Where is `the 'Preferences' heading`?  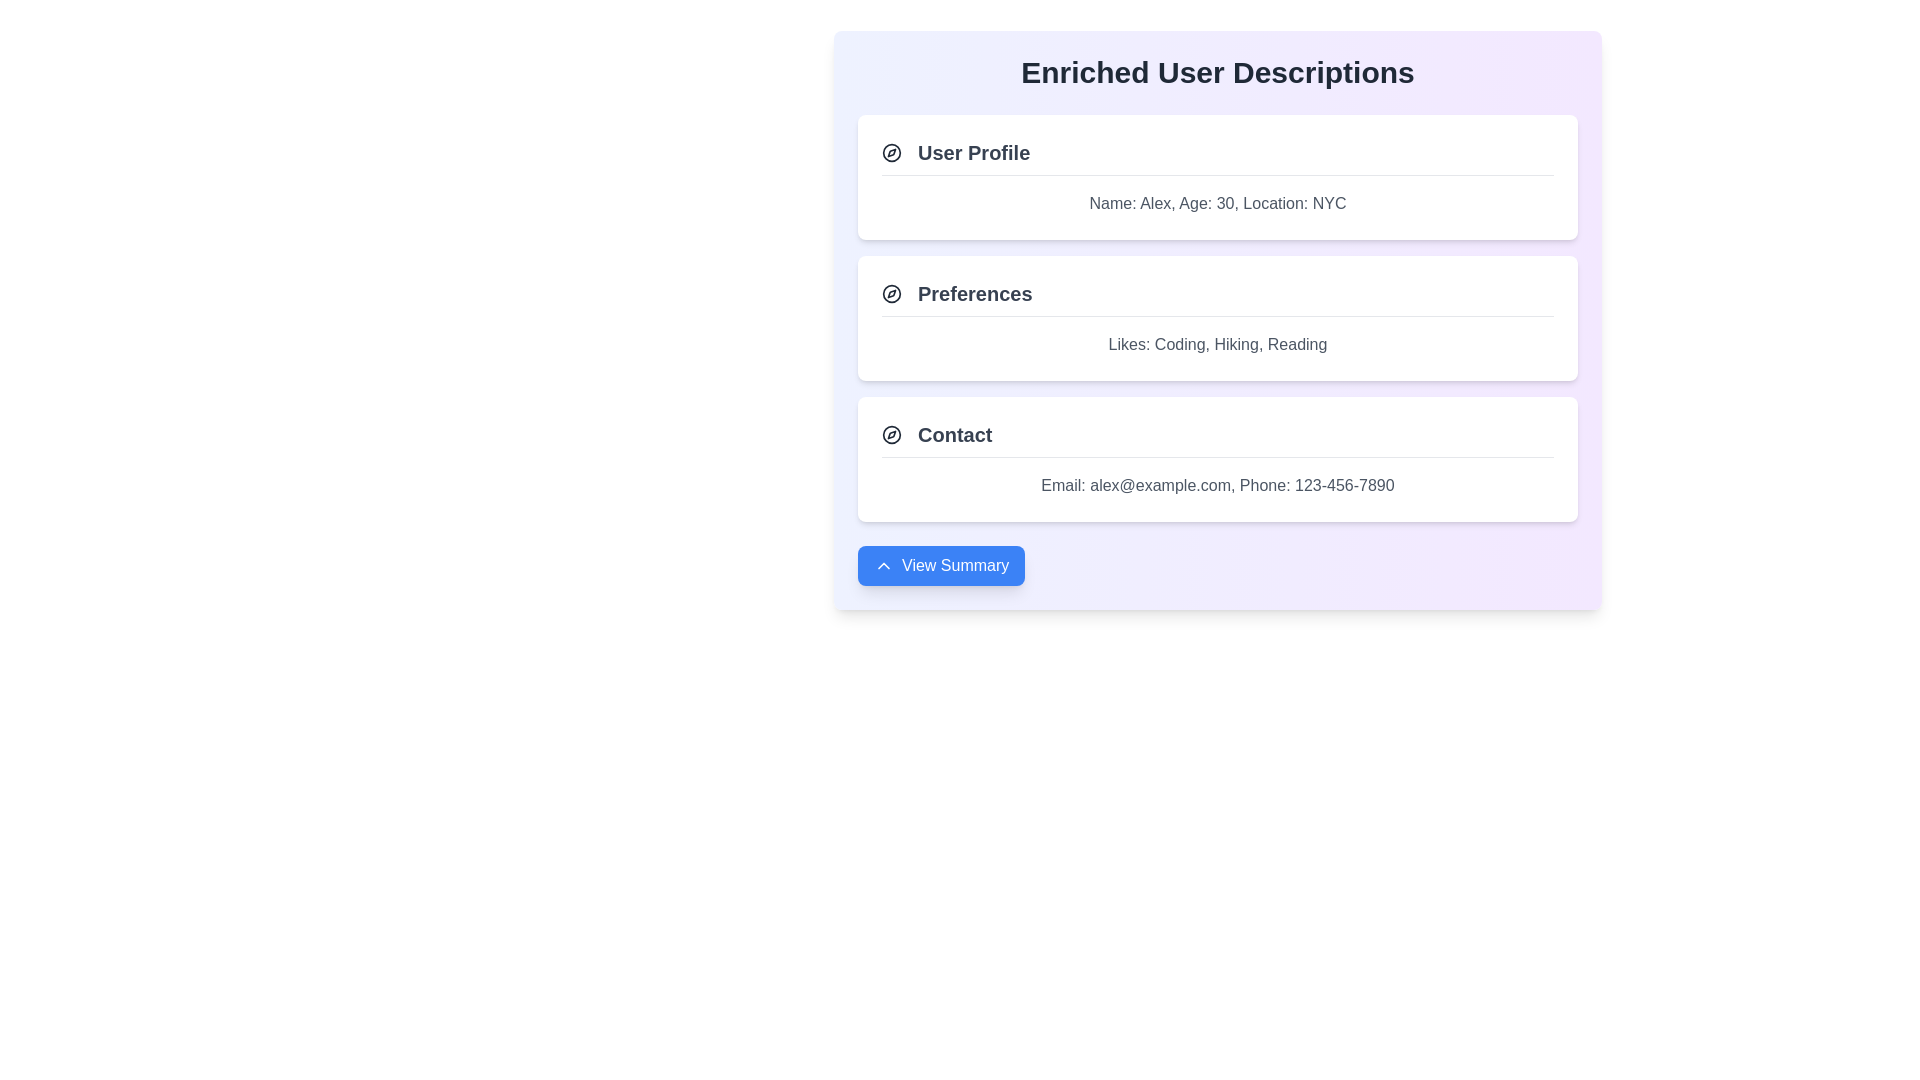
the 'Preferences' heading is located at coordinates (1217, 297).